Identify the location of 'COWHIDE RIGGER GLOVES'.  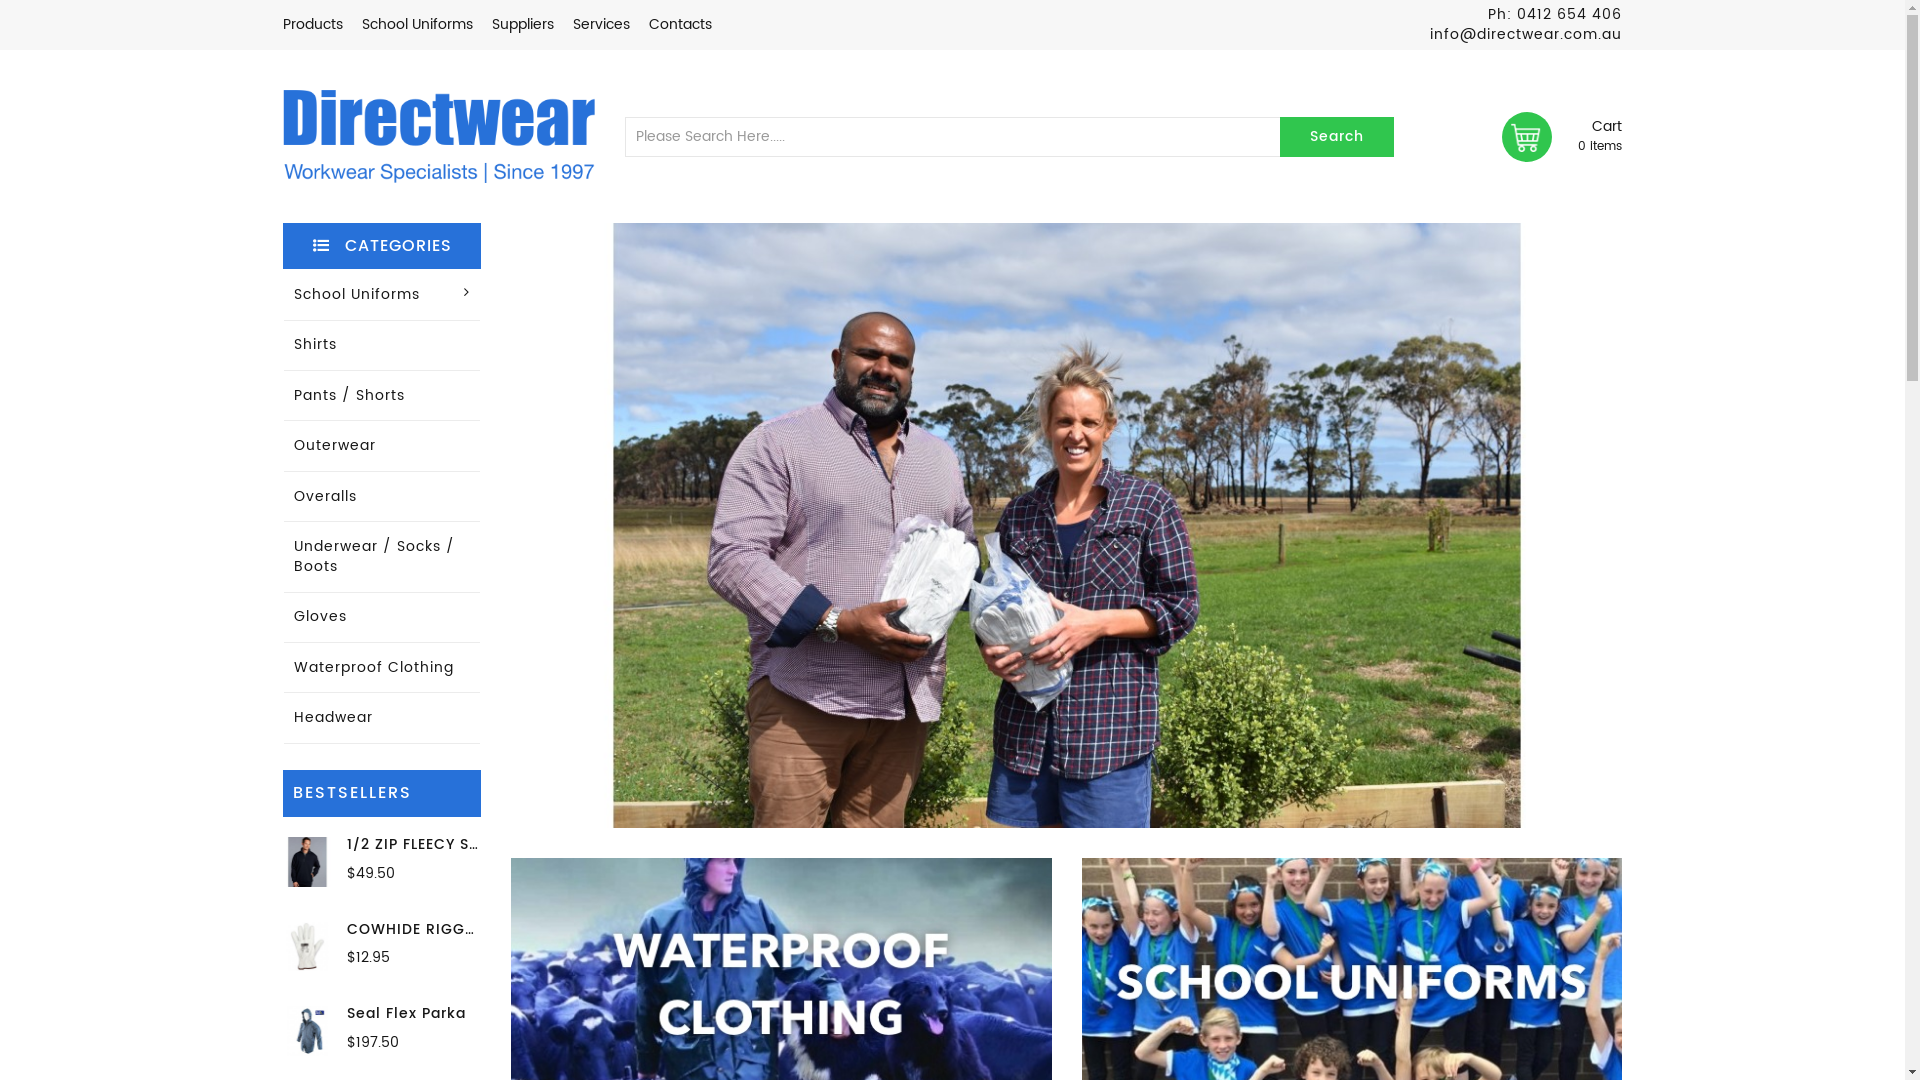
(445, 929).